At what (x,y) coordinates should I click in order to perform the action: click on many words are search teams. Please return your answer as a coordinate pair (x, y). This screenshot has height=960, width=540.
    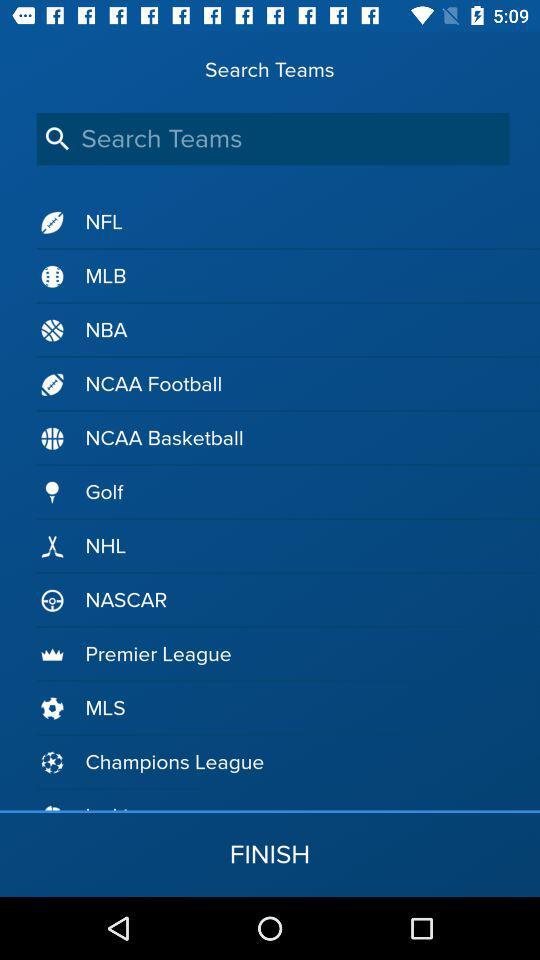
    Looking at the image, I should click on (272, 138).